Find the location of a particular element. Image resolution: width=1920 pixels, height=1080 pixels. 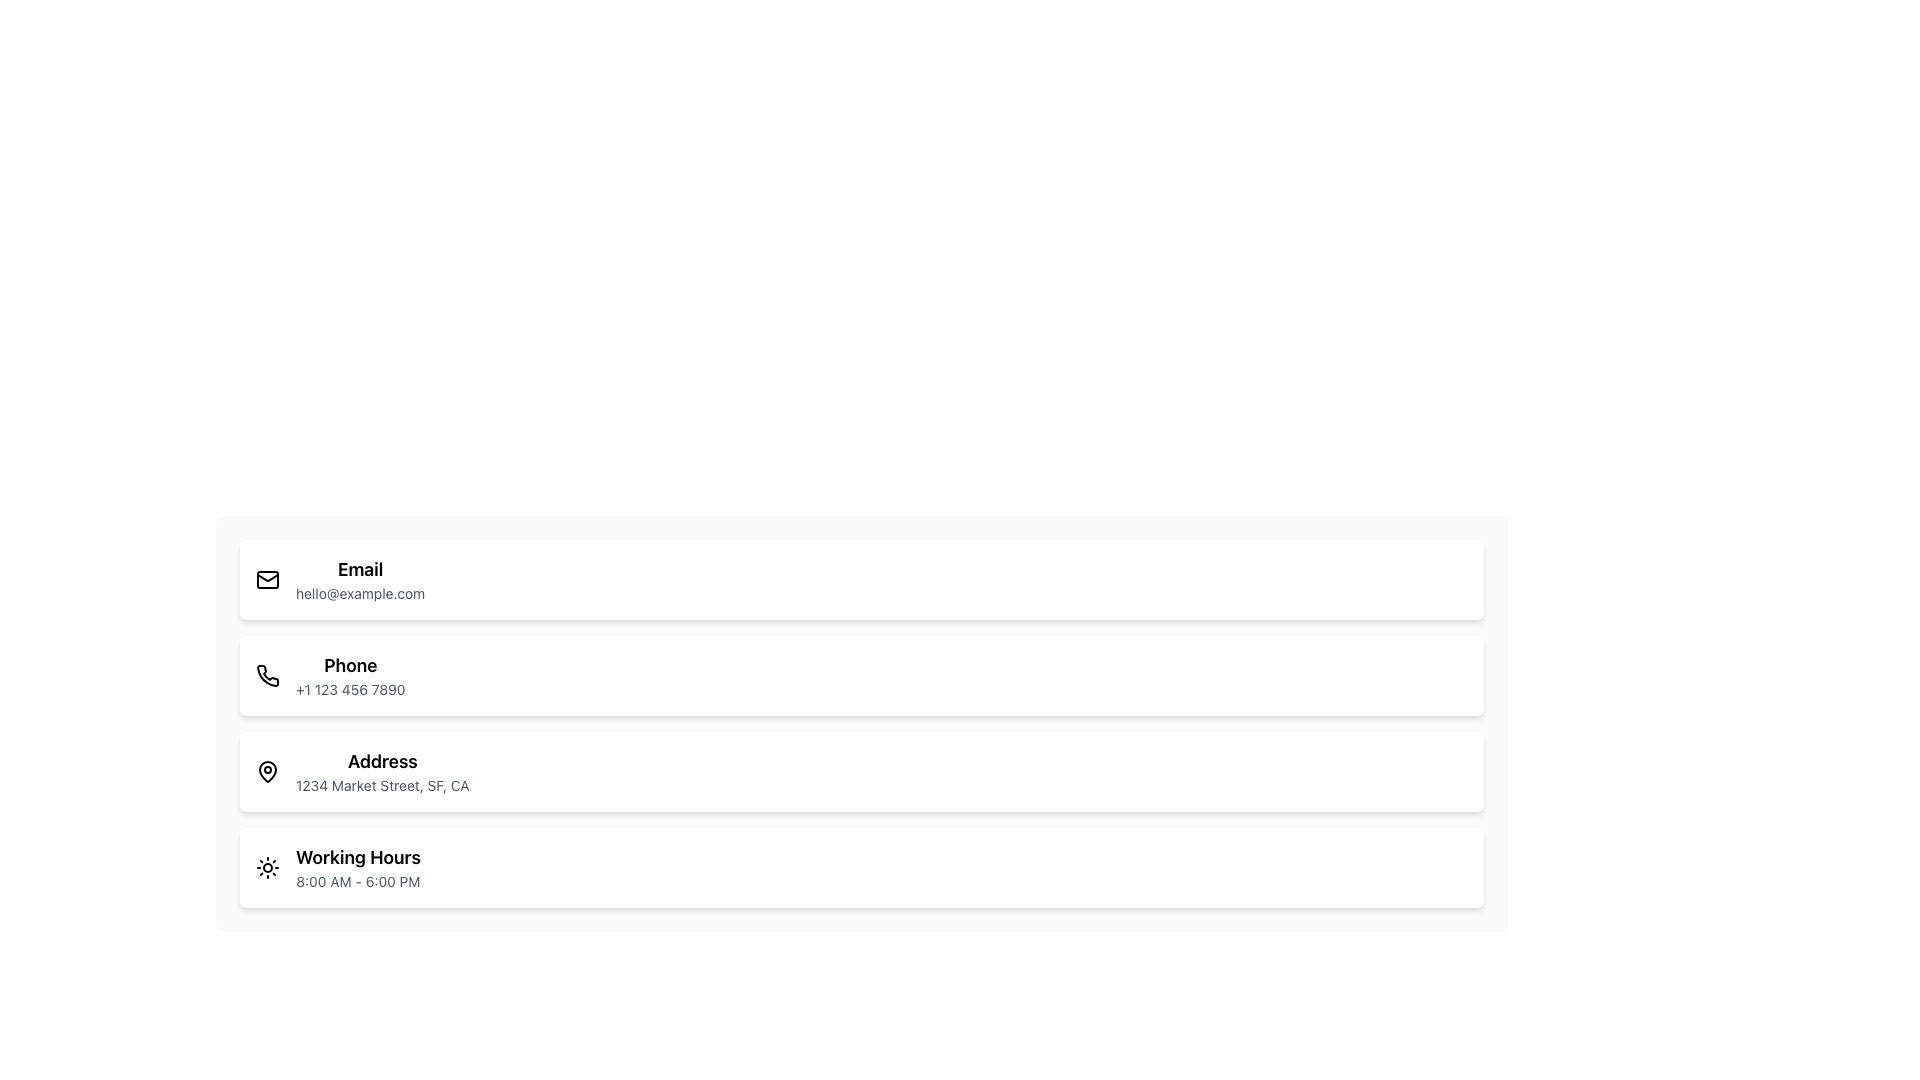

the text label indicating the time range, which is positioned above '8:00 AM - 6:00 PM' in the bottom section of the vertical list of informational blocks is located at coordinates (358, 856).